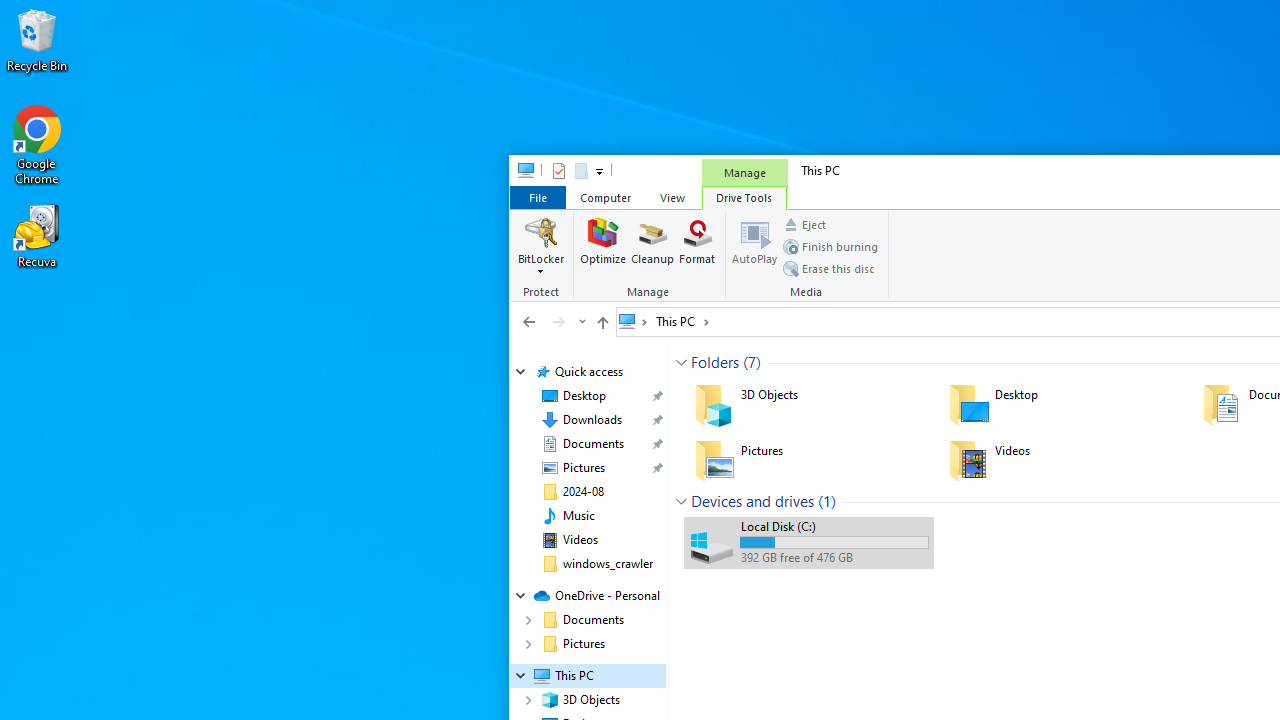 The image size is (1280, 720). I want to click on 'Forward (Alt + Right Arrow)', so click(558, 320).